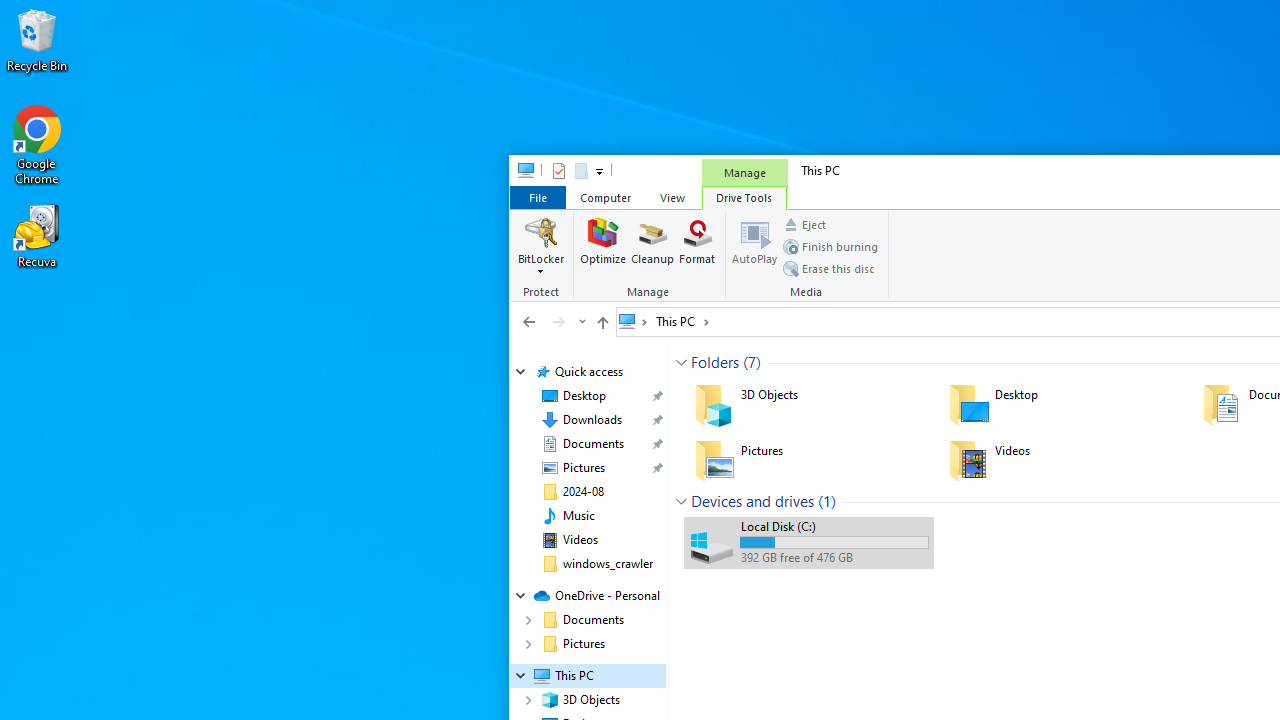 The image size is (1280, 720). I want to click on 'Forward (Alt + Right Arrow)', so click(558, 320).